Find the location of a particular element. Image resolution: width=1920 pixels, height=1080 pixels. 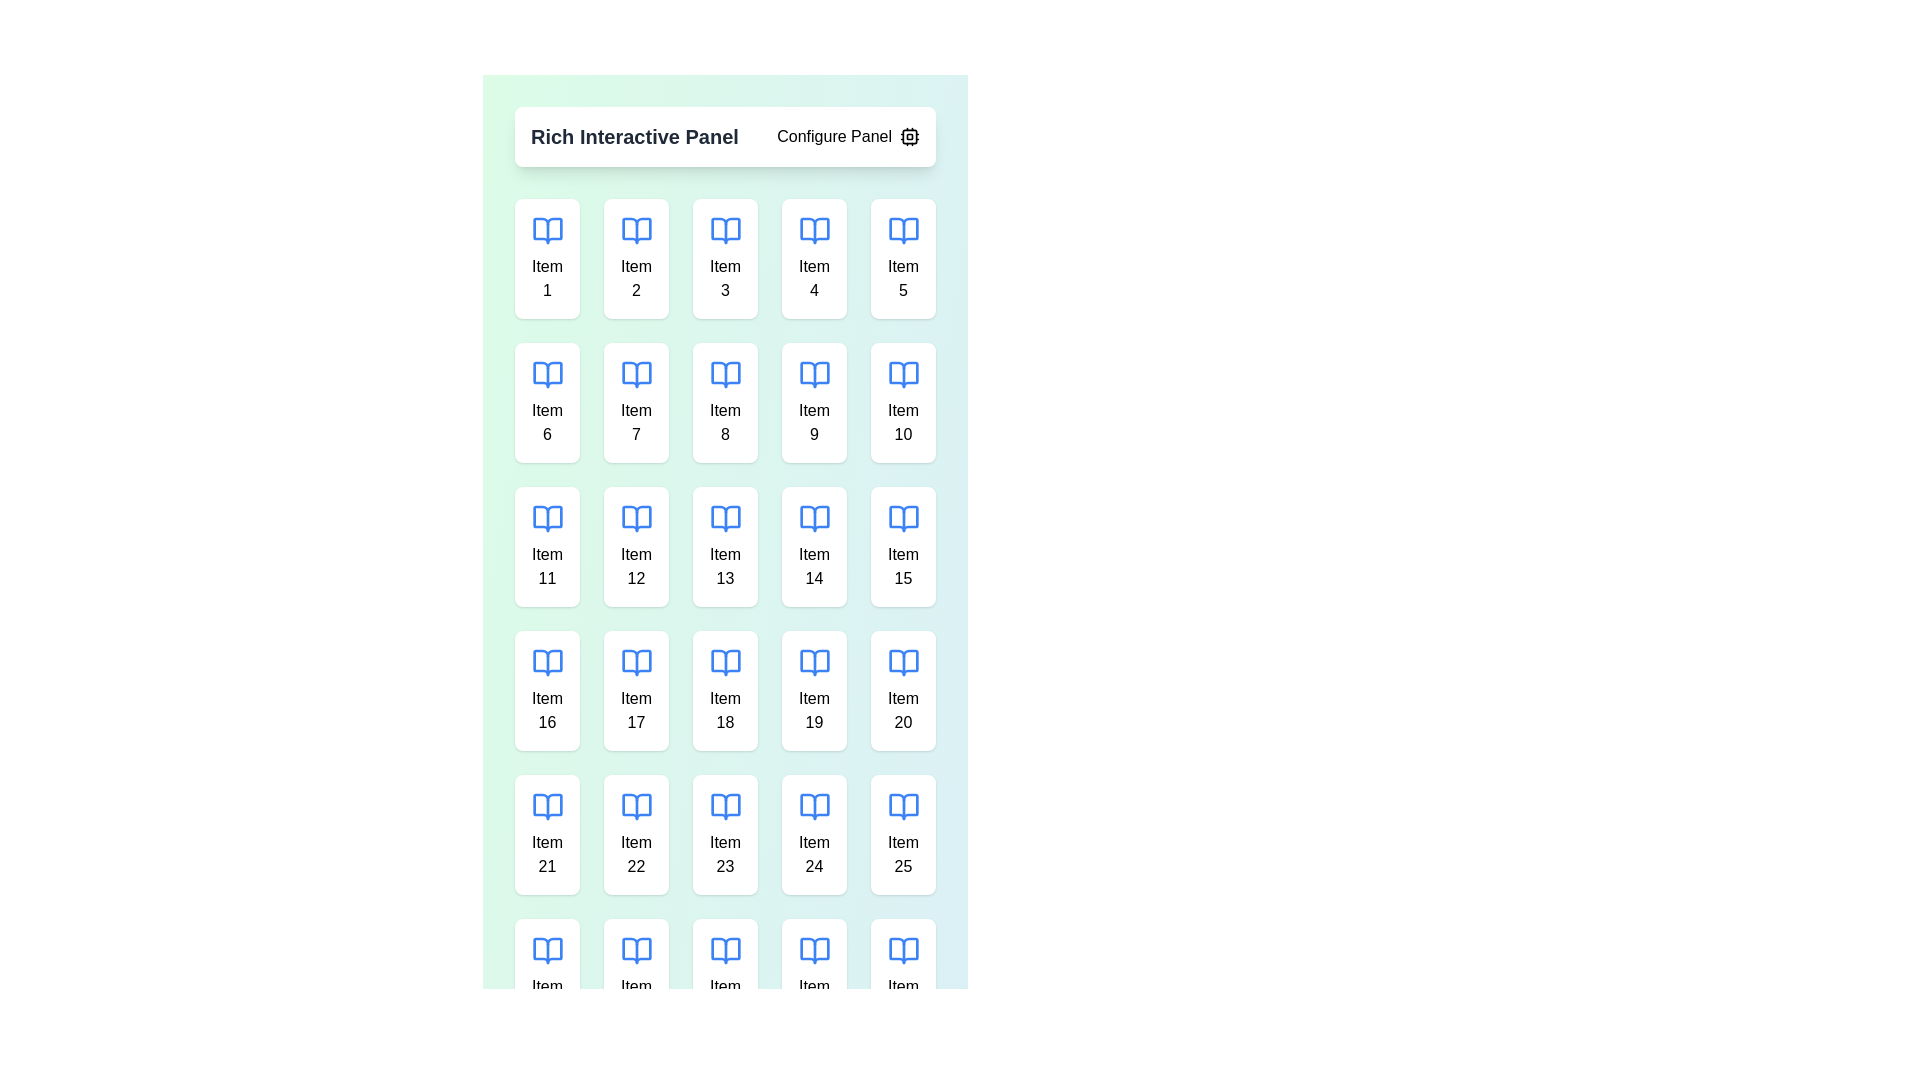

the header text of the component is located at coordinates (633, 136).